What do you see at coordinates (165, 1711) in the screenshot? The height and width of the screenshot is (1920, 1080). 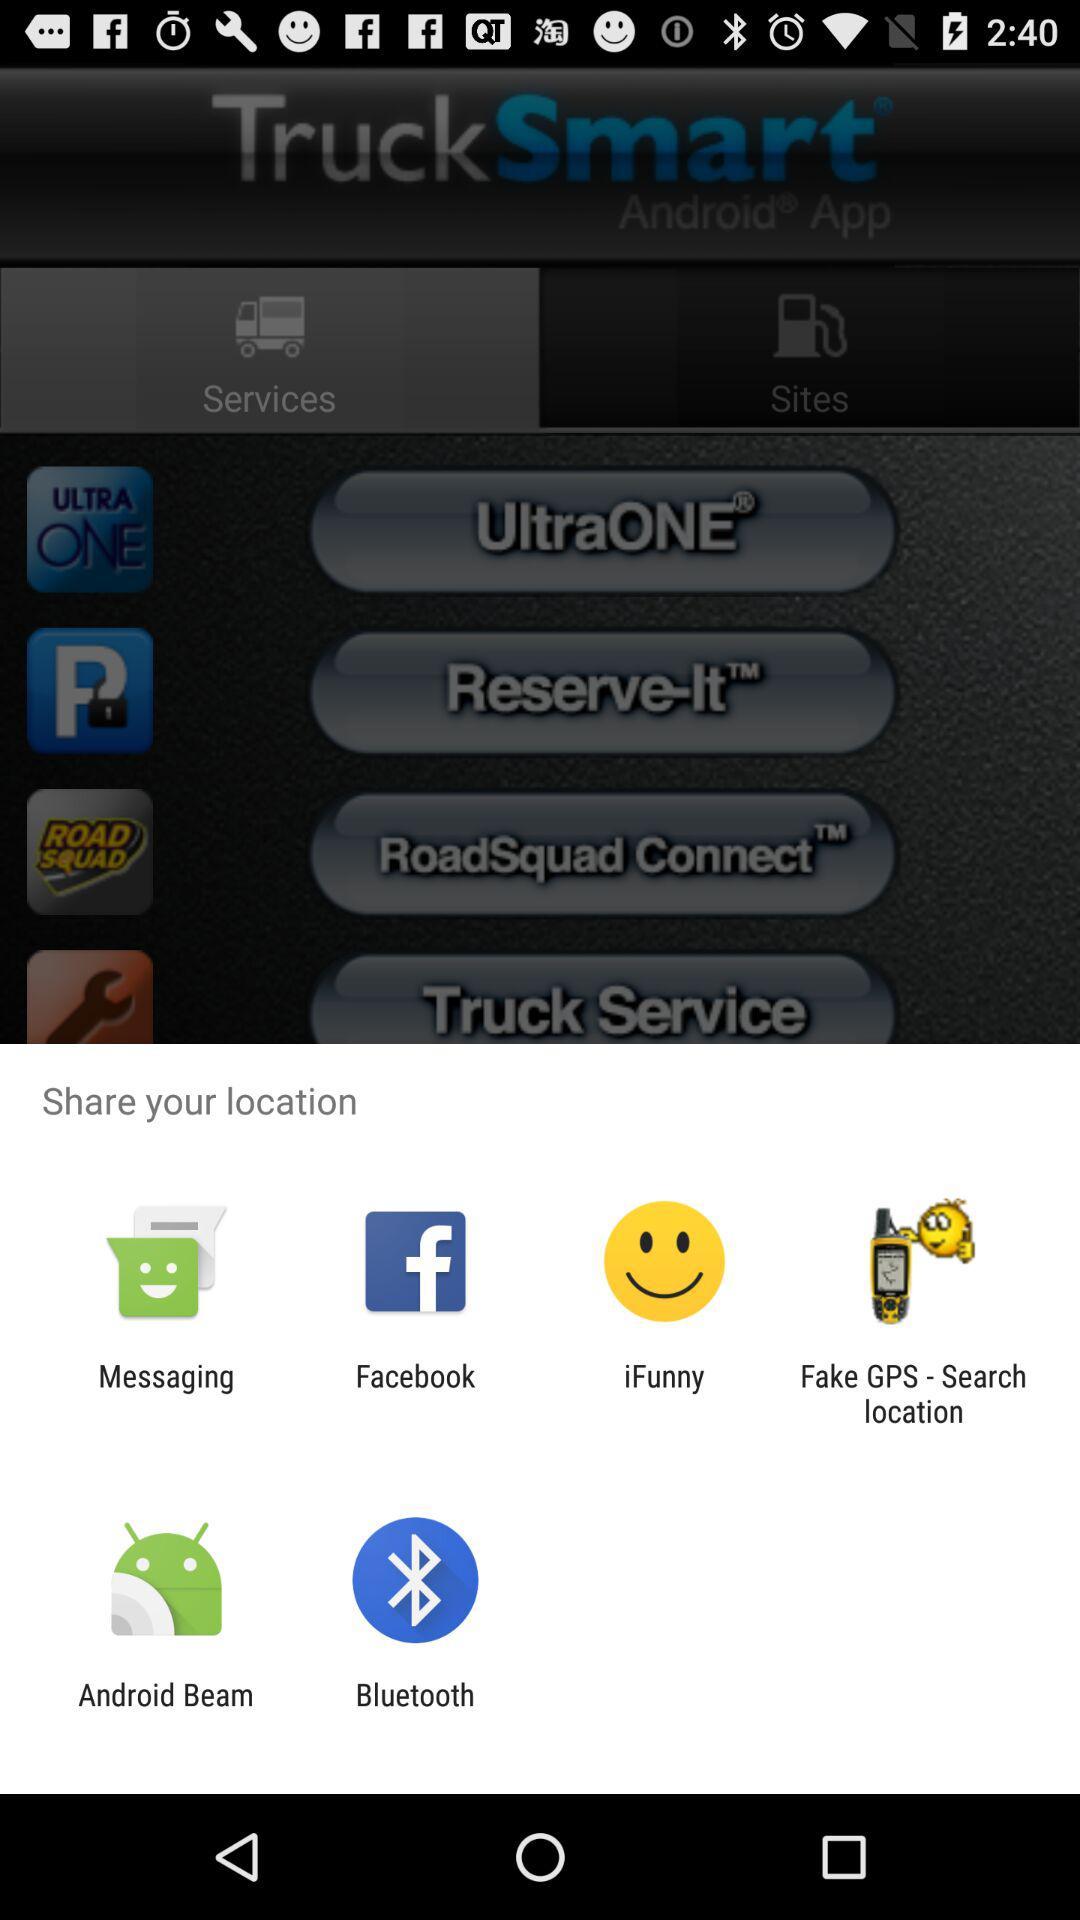 I see `item next to bluetooth app` at bounding box center [165, 1711].